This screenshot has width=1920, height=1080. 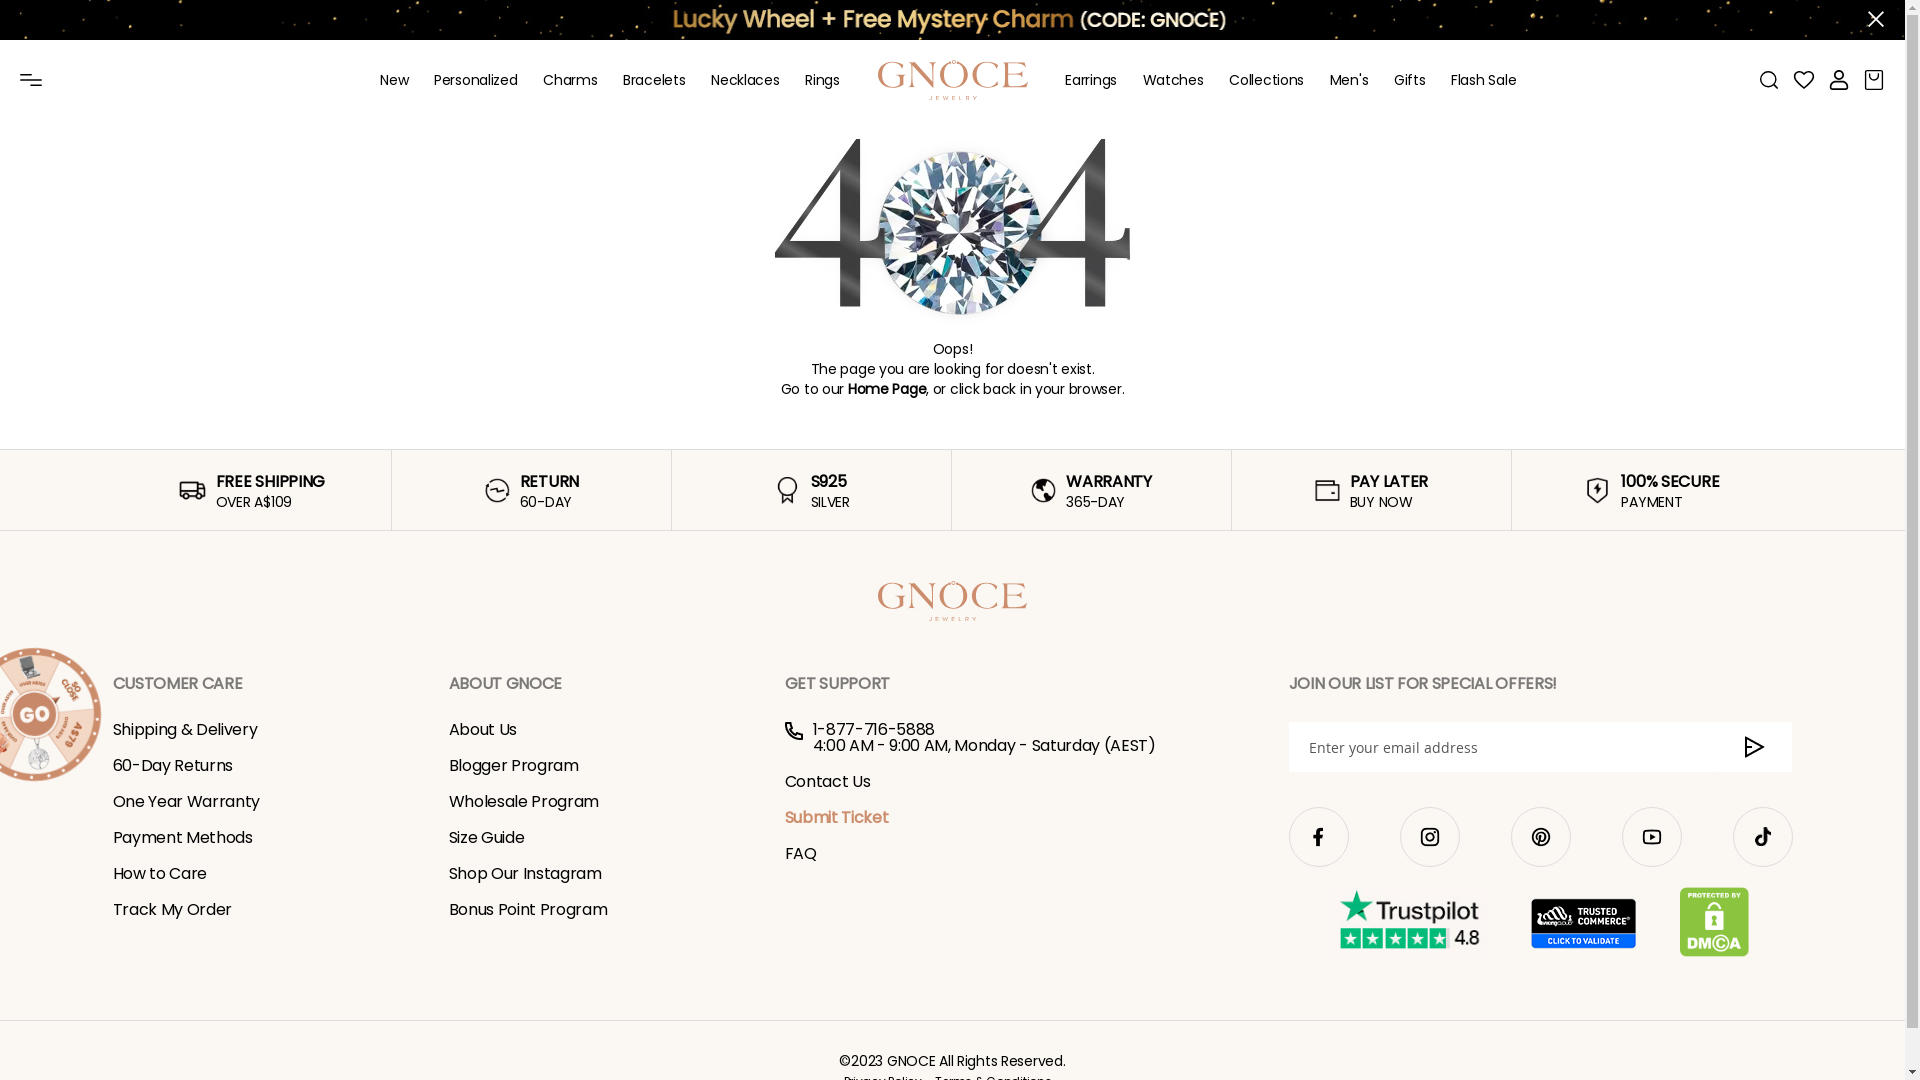 I want to click on 'Men's', so click(x=1349, y=79).